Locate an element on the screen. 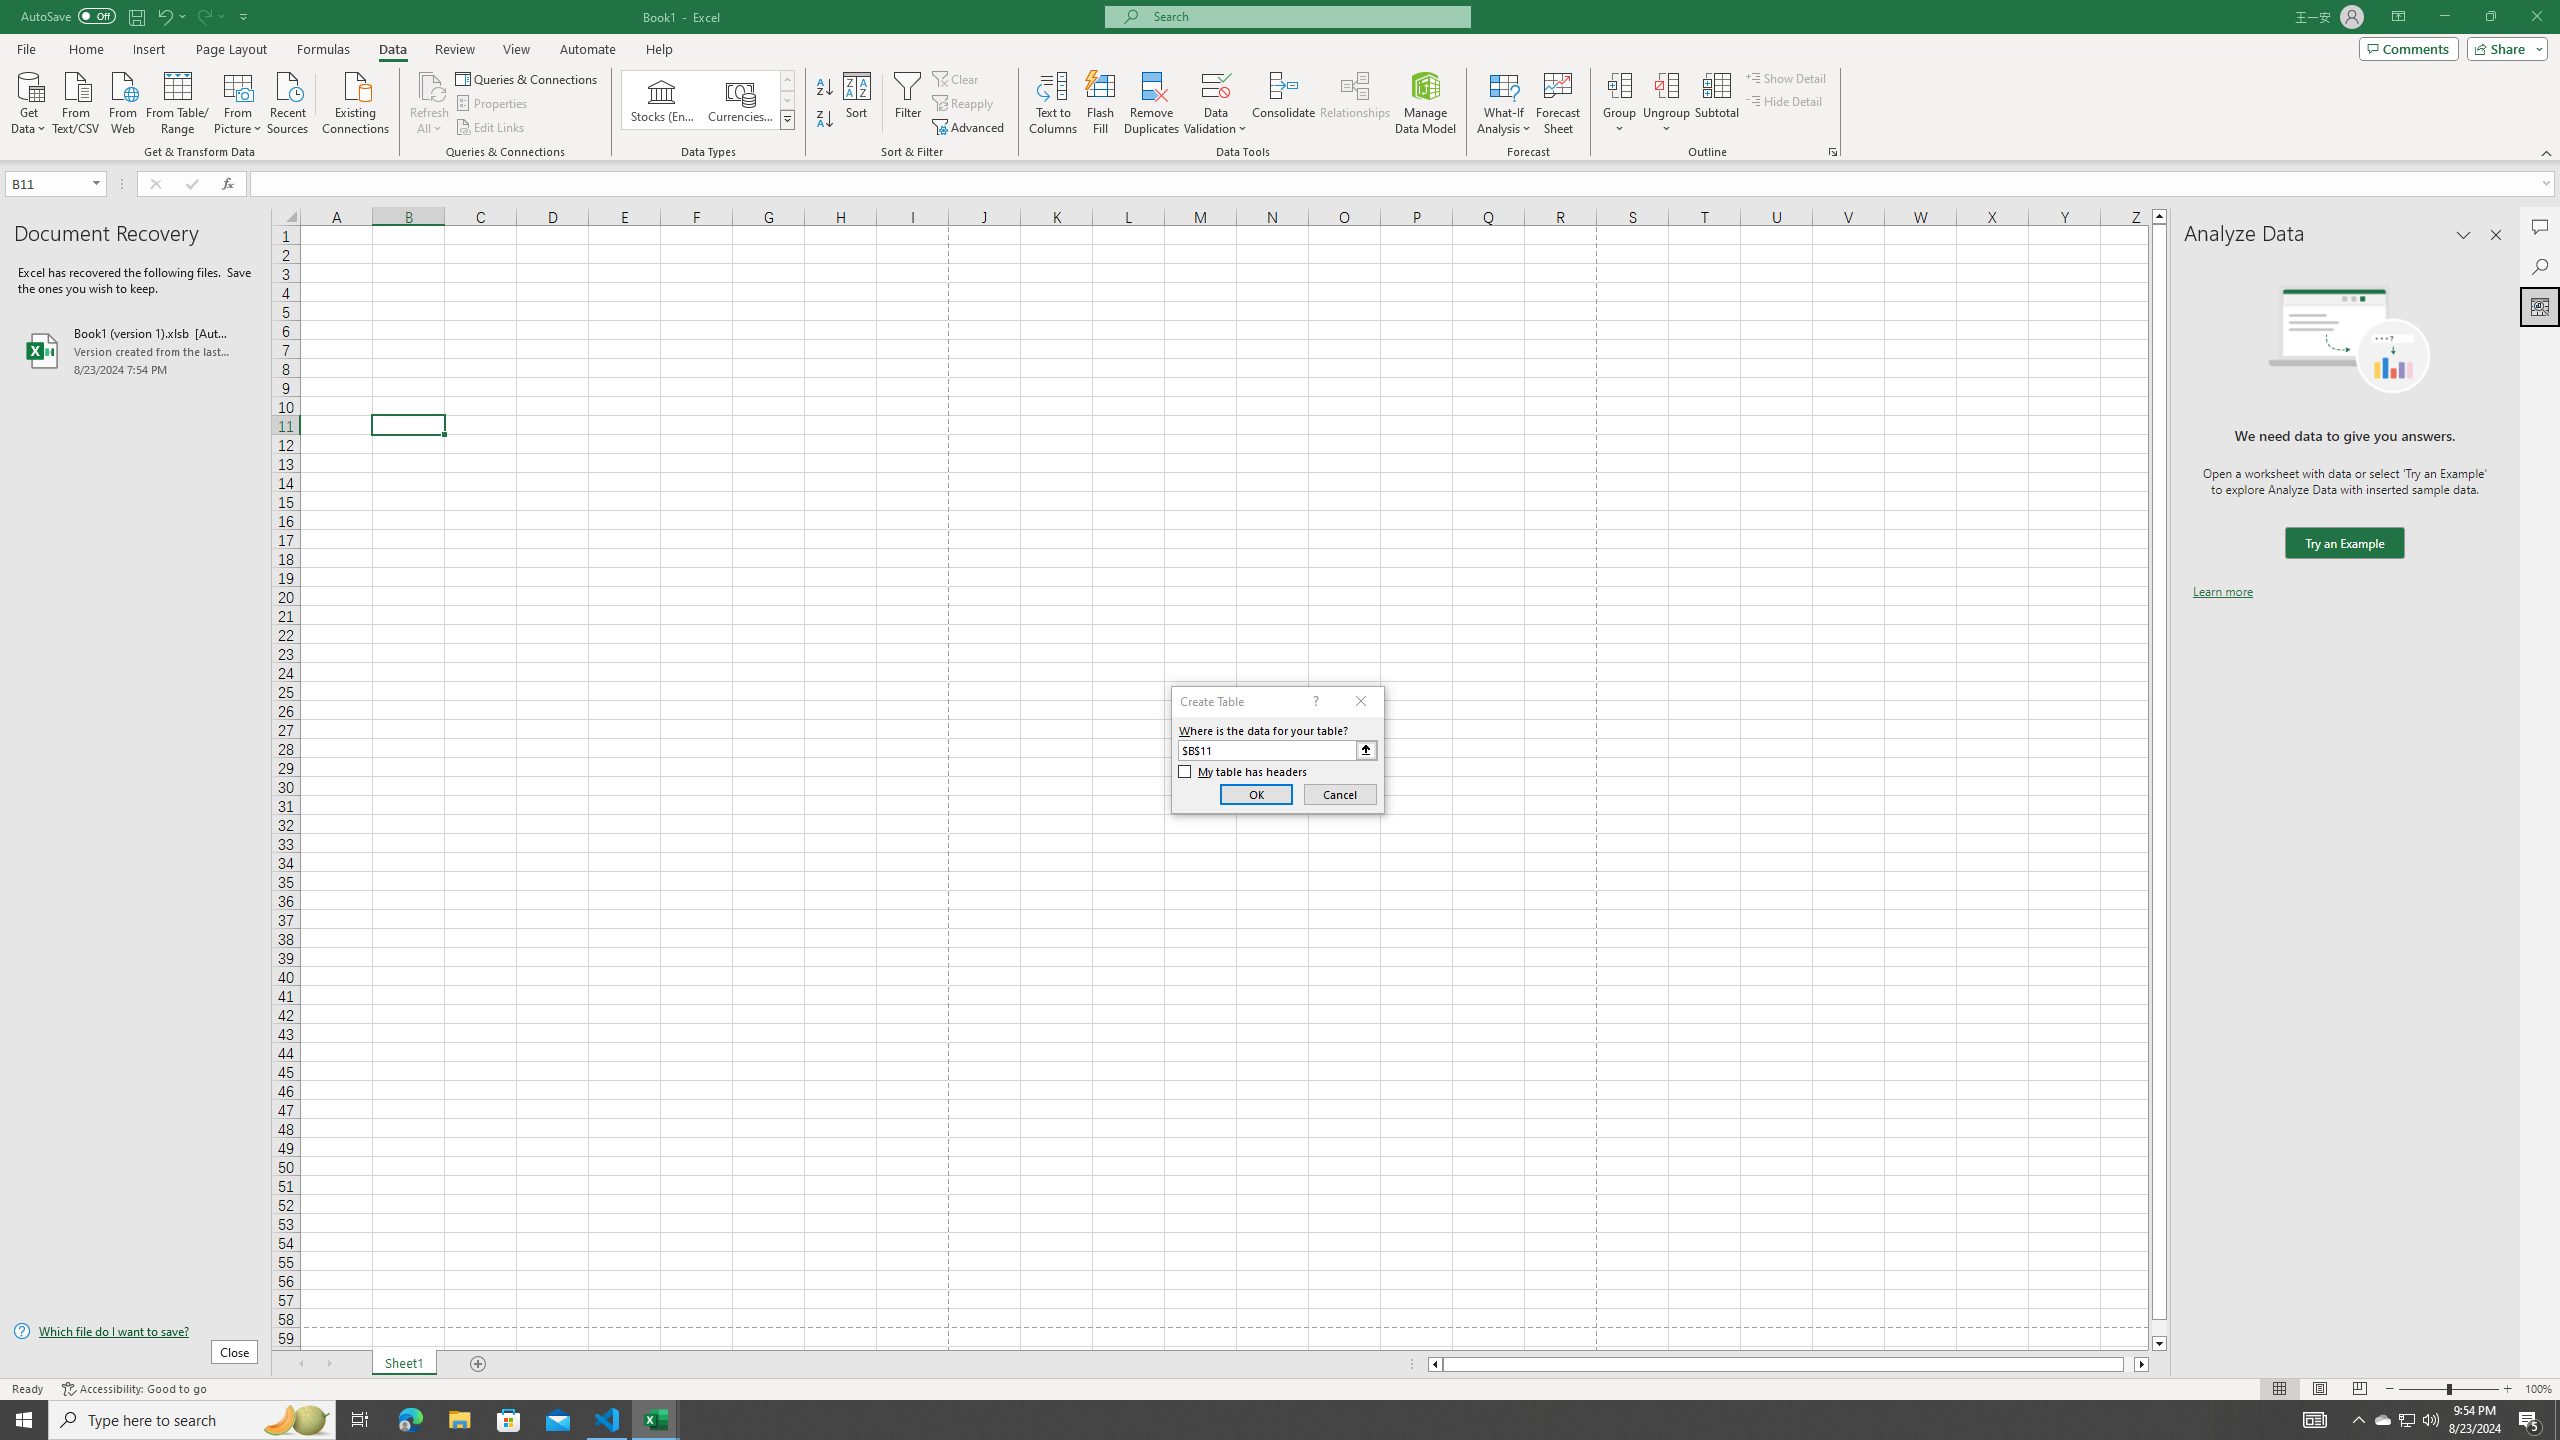 Image resolution: width=2560 pixels, height=1440 pixels. 'Forecast Sheet' is located at coordinates (1557, 103).